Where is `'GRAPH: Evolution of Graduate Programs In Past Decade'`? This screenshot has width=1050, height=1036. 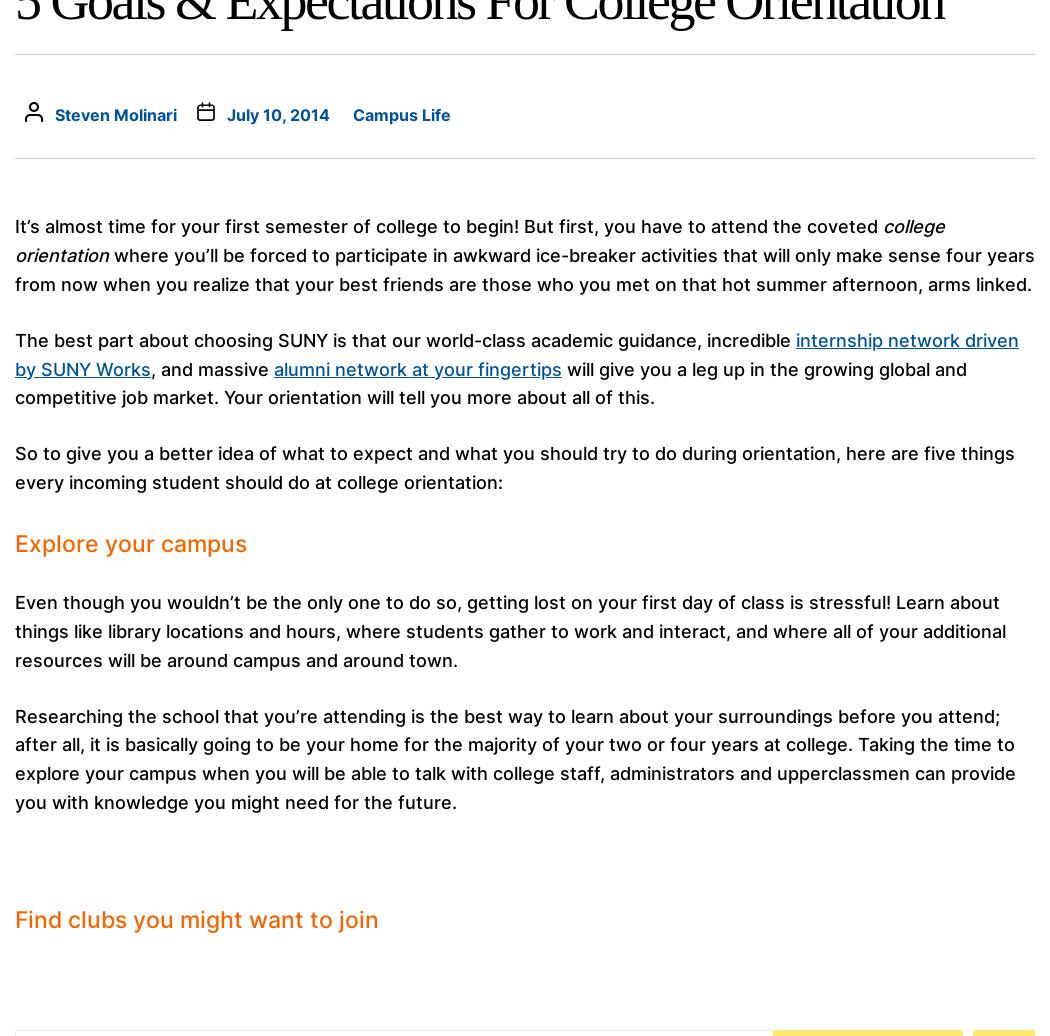
'GRAPH: Evolution of Graduate Programs In Past Decade' is located at coordinates (226, 726).